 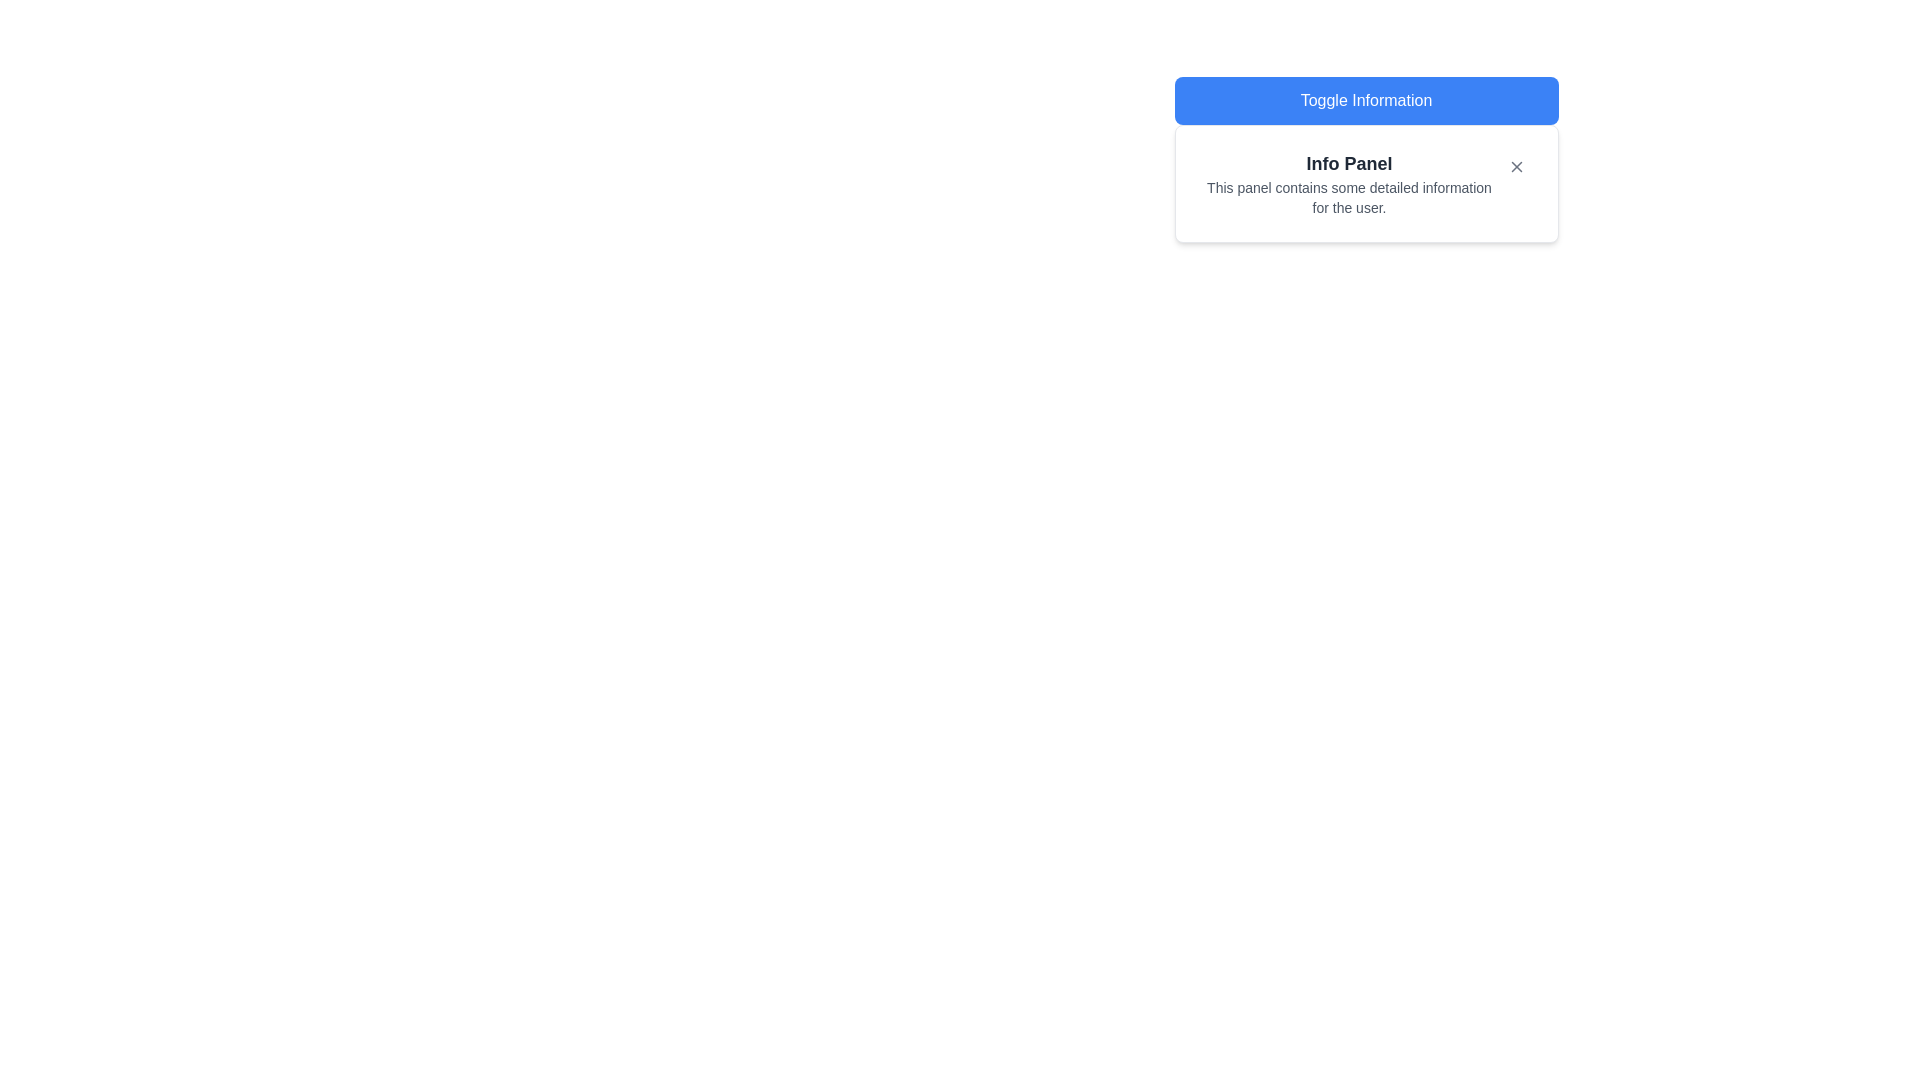 I want to click on the toggle button that shows or hides the 'Info Panel' to change its background color, so click(x=1365, y=100).